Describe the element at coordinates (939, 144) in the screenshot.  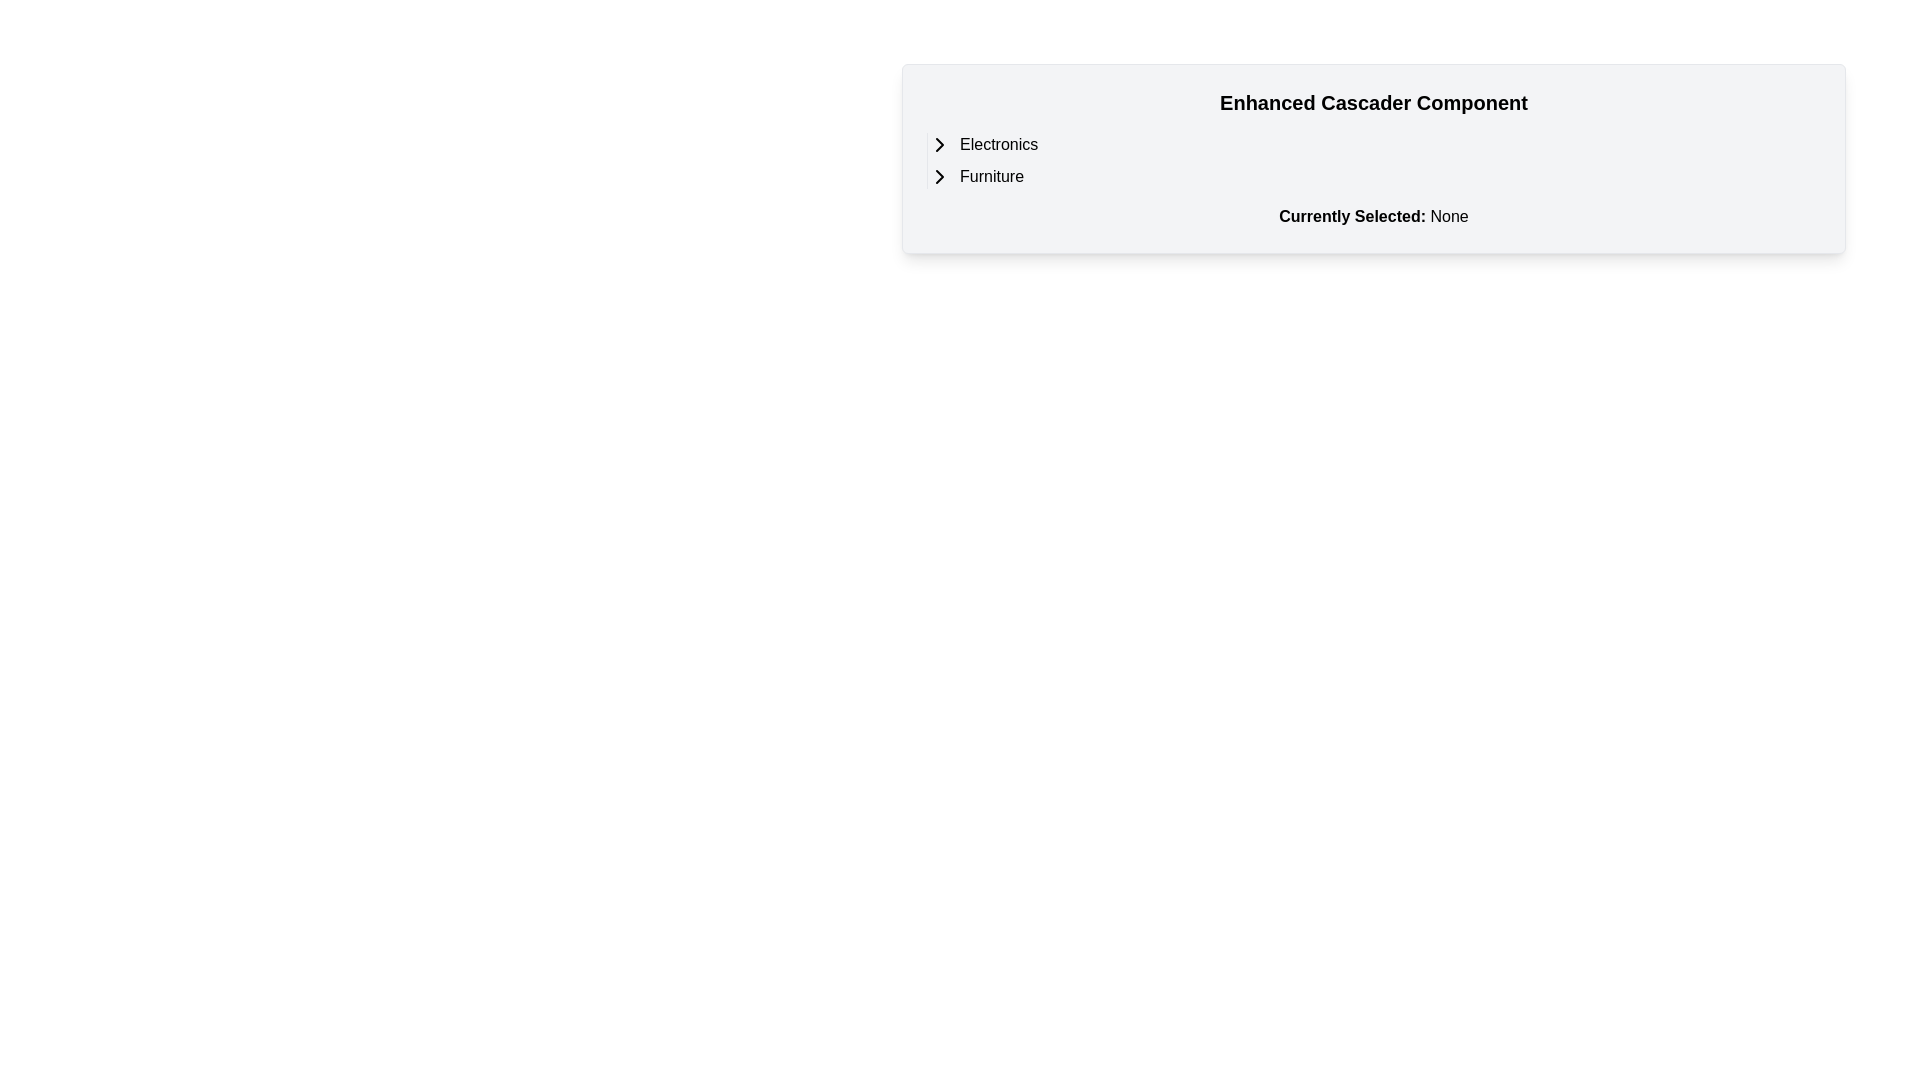
I see `the right-pointing chevron icon located to the left of the 'Electronics' text label` at that location.